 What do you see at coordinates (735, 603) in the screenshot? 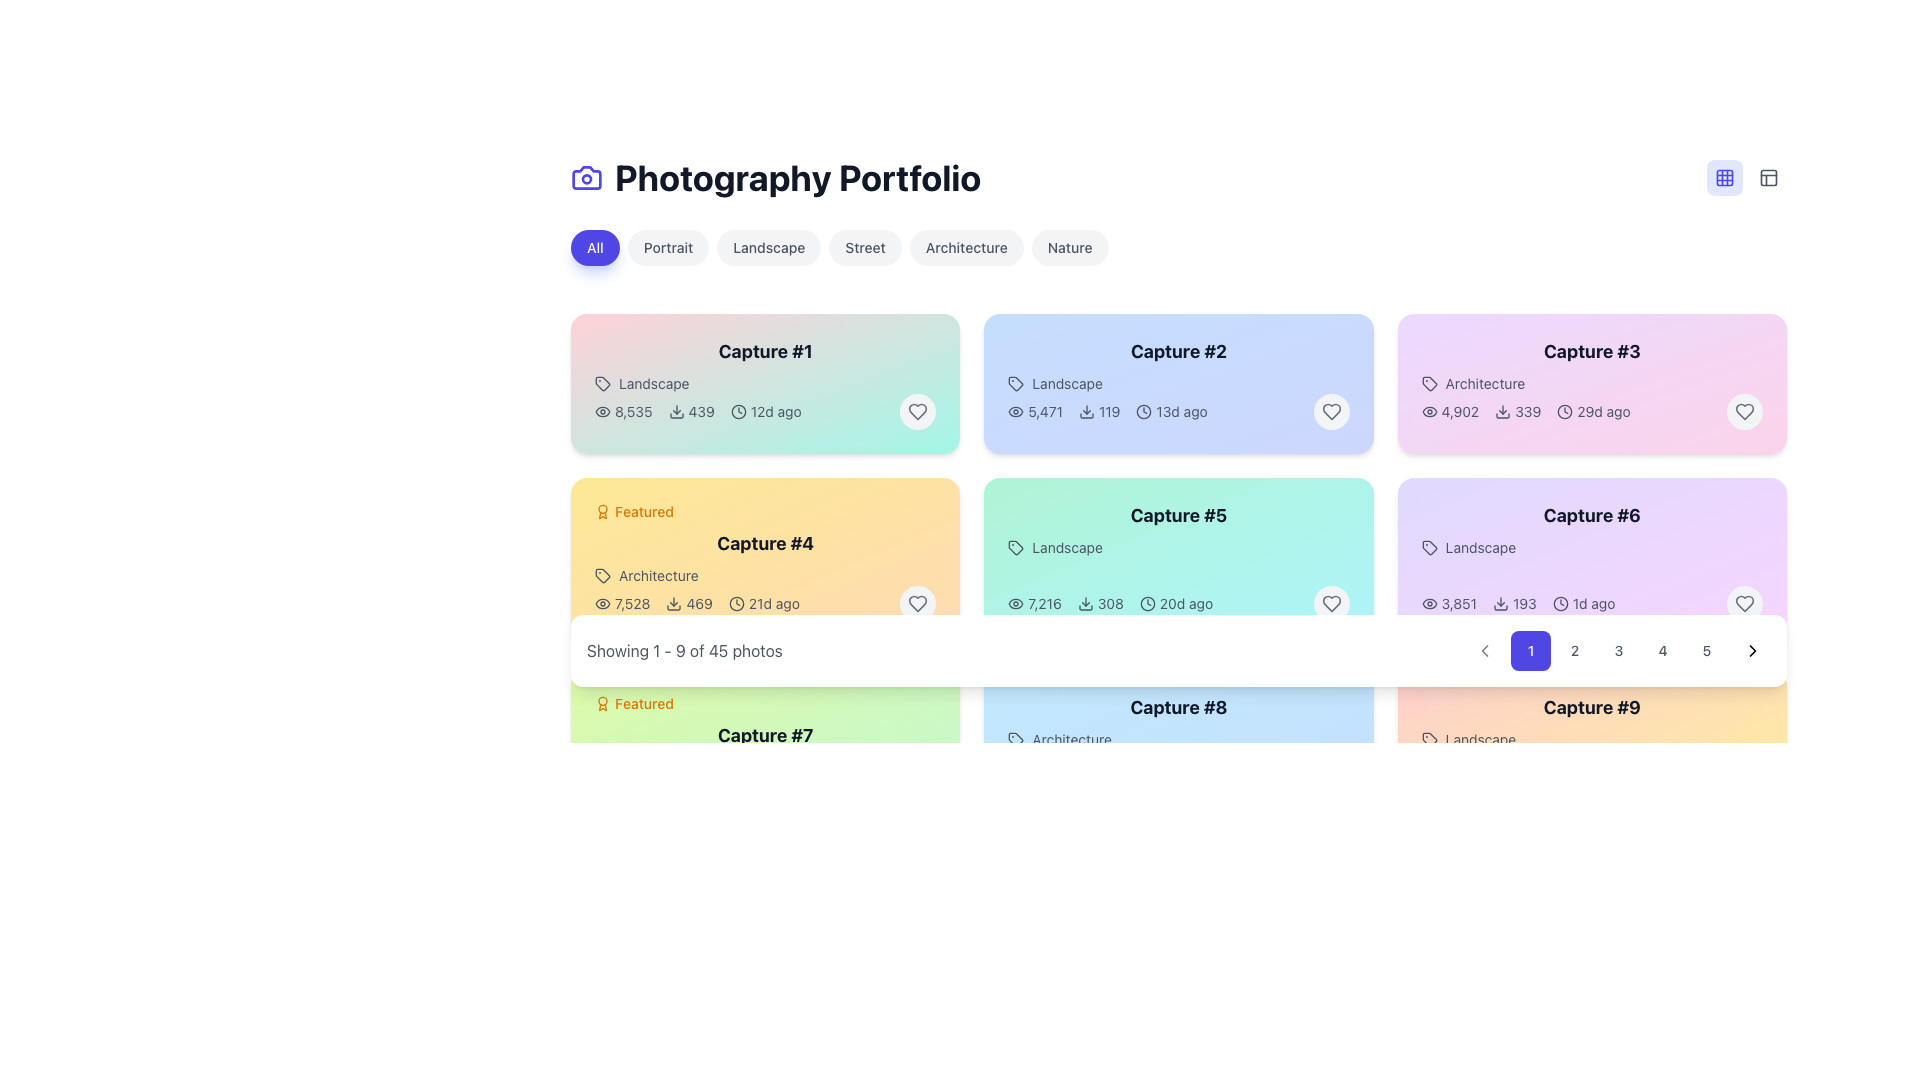
I see `the decorative or informative icon located to the left of the '21d ago' text within the yellow card labeled 'Capture #4'` at bounding box center [735, 603].